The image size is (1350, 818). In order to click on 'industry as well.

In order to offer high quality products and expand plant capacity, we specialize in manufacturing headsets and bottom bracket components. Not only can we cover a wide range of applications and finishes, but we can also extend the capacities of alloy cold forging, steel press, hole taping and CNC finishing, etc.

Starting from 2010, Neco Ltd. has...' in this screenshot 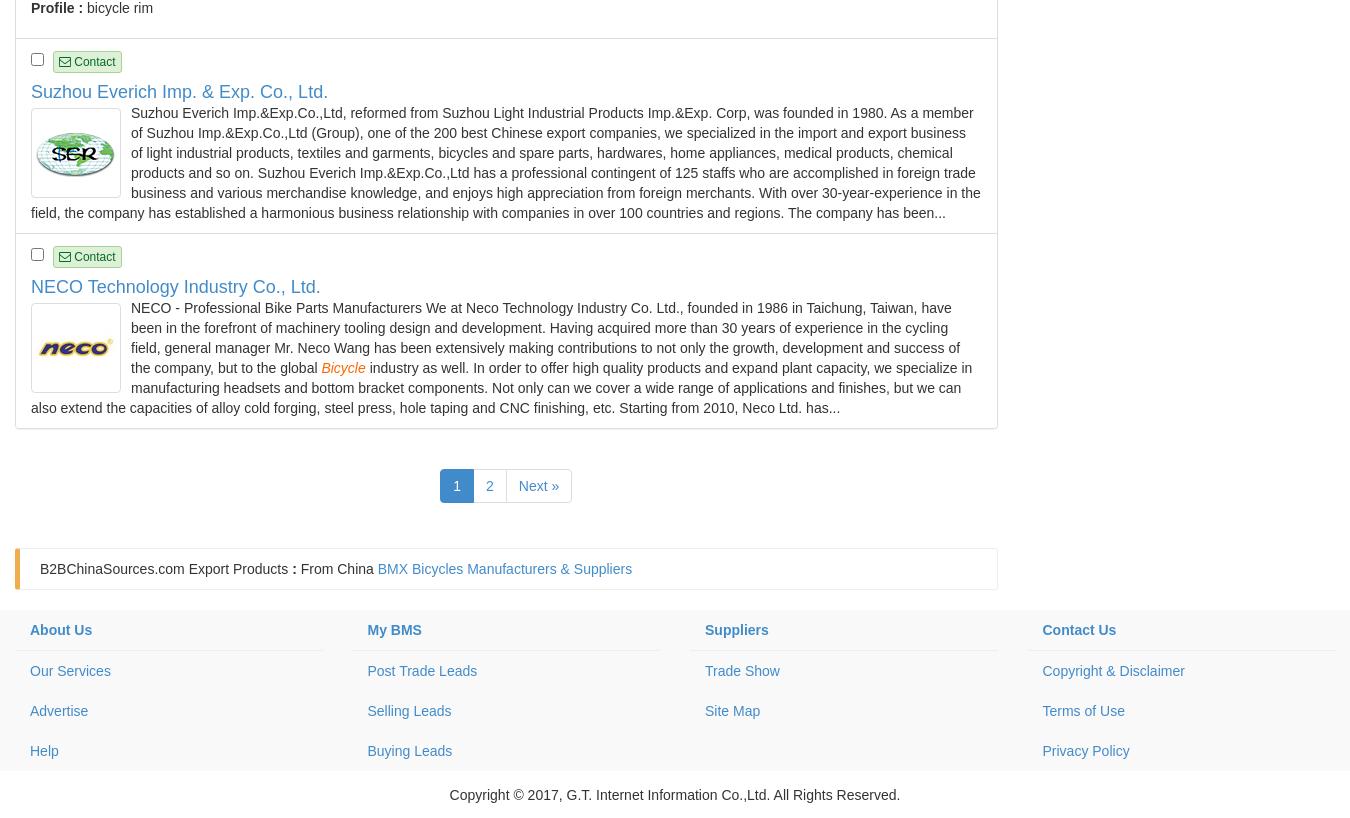, I will do `click(500, 387)`.